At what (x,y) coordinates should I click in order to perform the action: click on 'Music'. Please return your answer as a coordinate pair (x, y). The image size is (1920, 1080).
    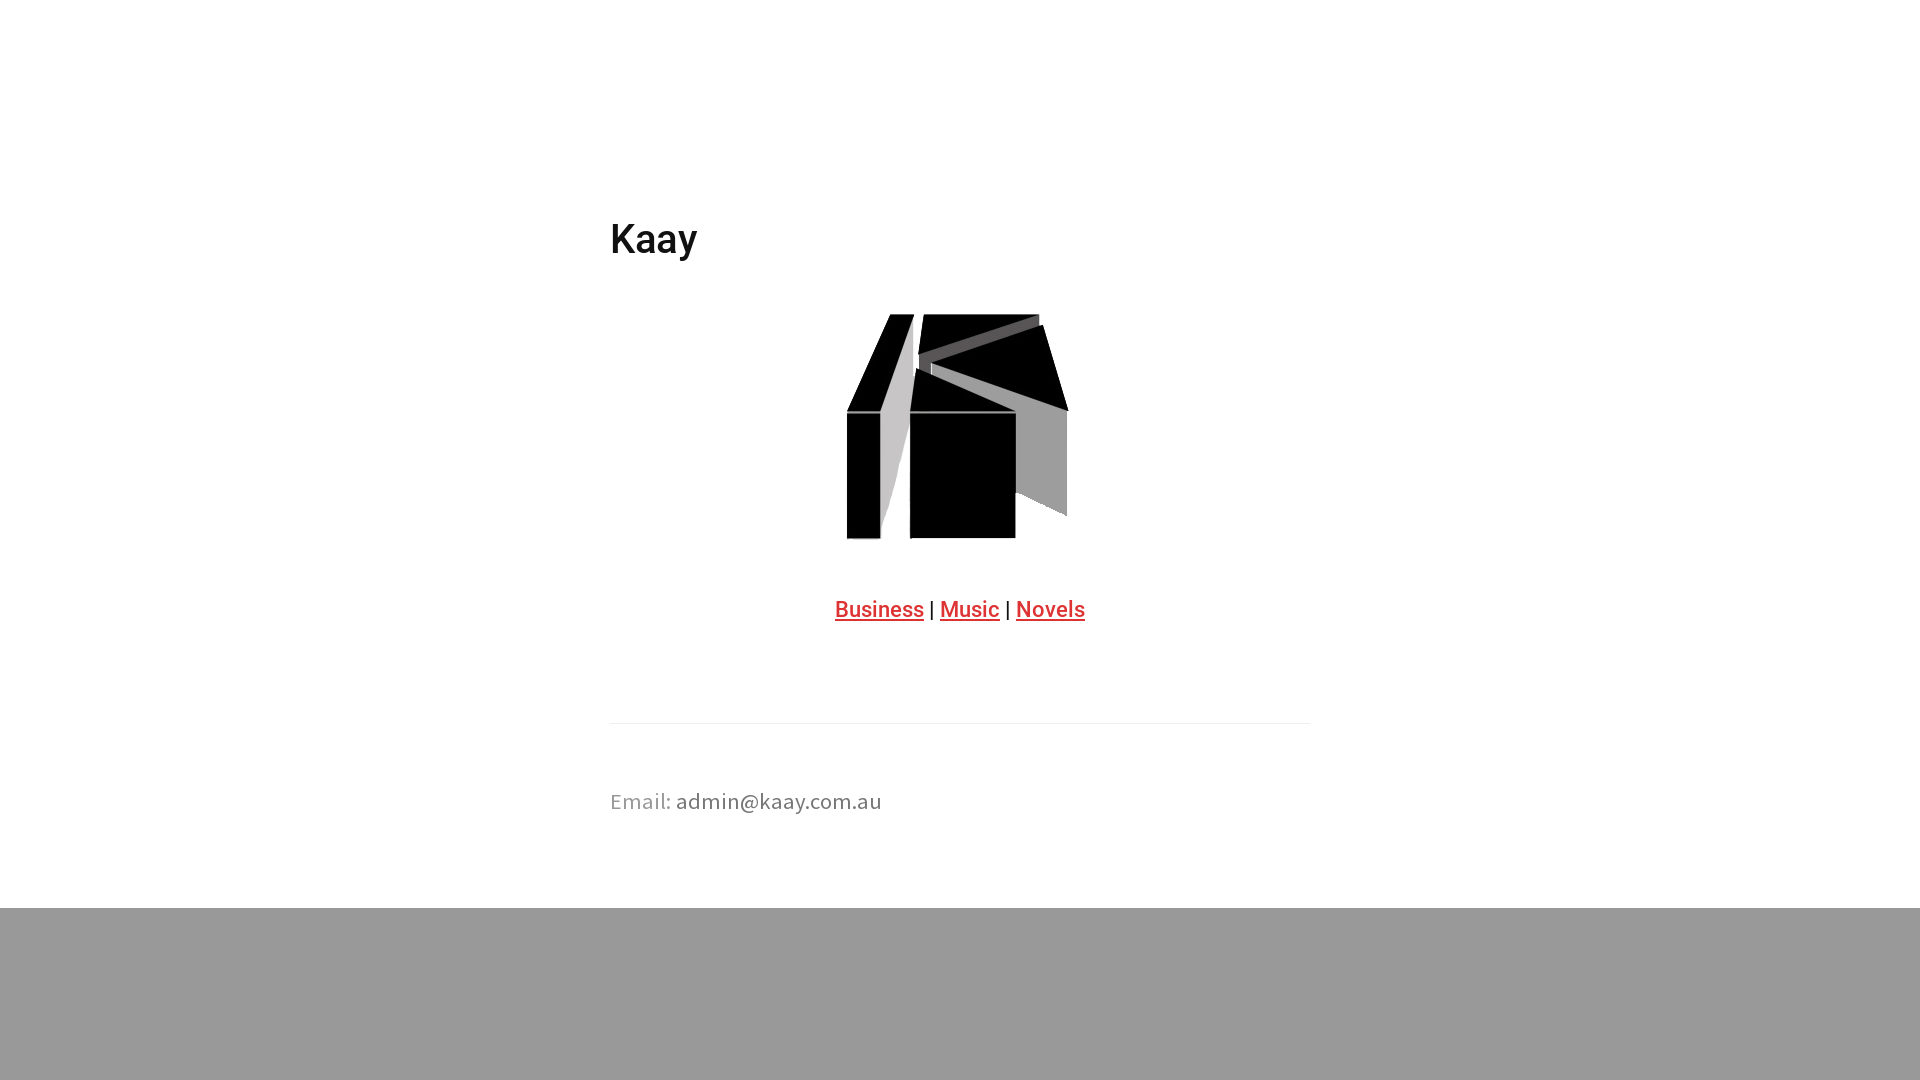
    Looking at the image, I should click on (939, 608).